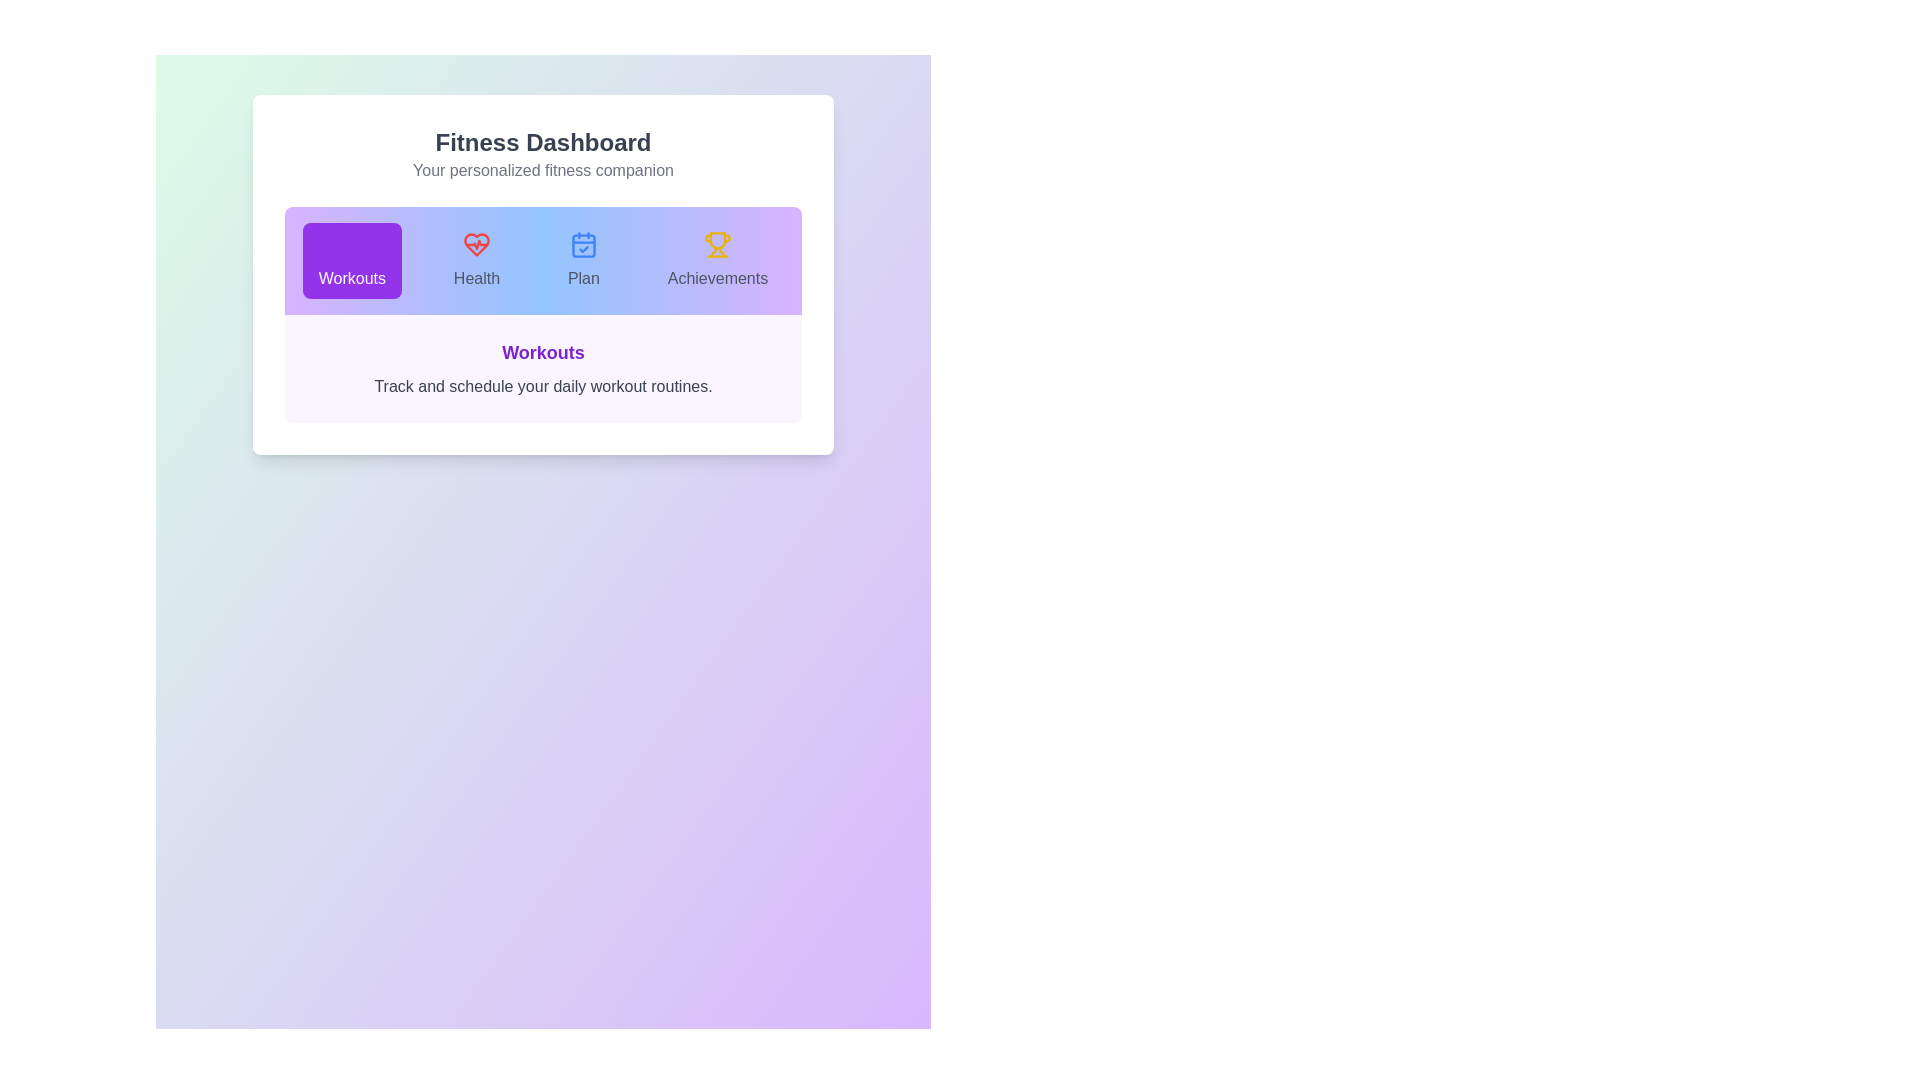 The height and width of the screenshot is (1080, 1920). Describe the element at coordinates (717, 260) in the screenshot. I see `the tab icon corresponding to Achievements` at that location.